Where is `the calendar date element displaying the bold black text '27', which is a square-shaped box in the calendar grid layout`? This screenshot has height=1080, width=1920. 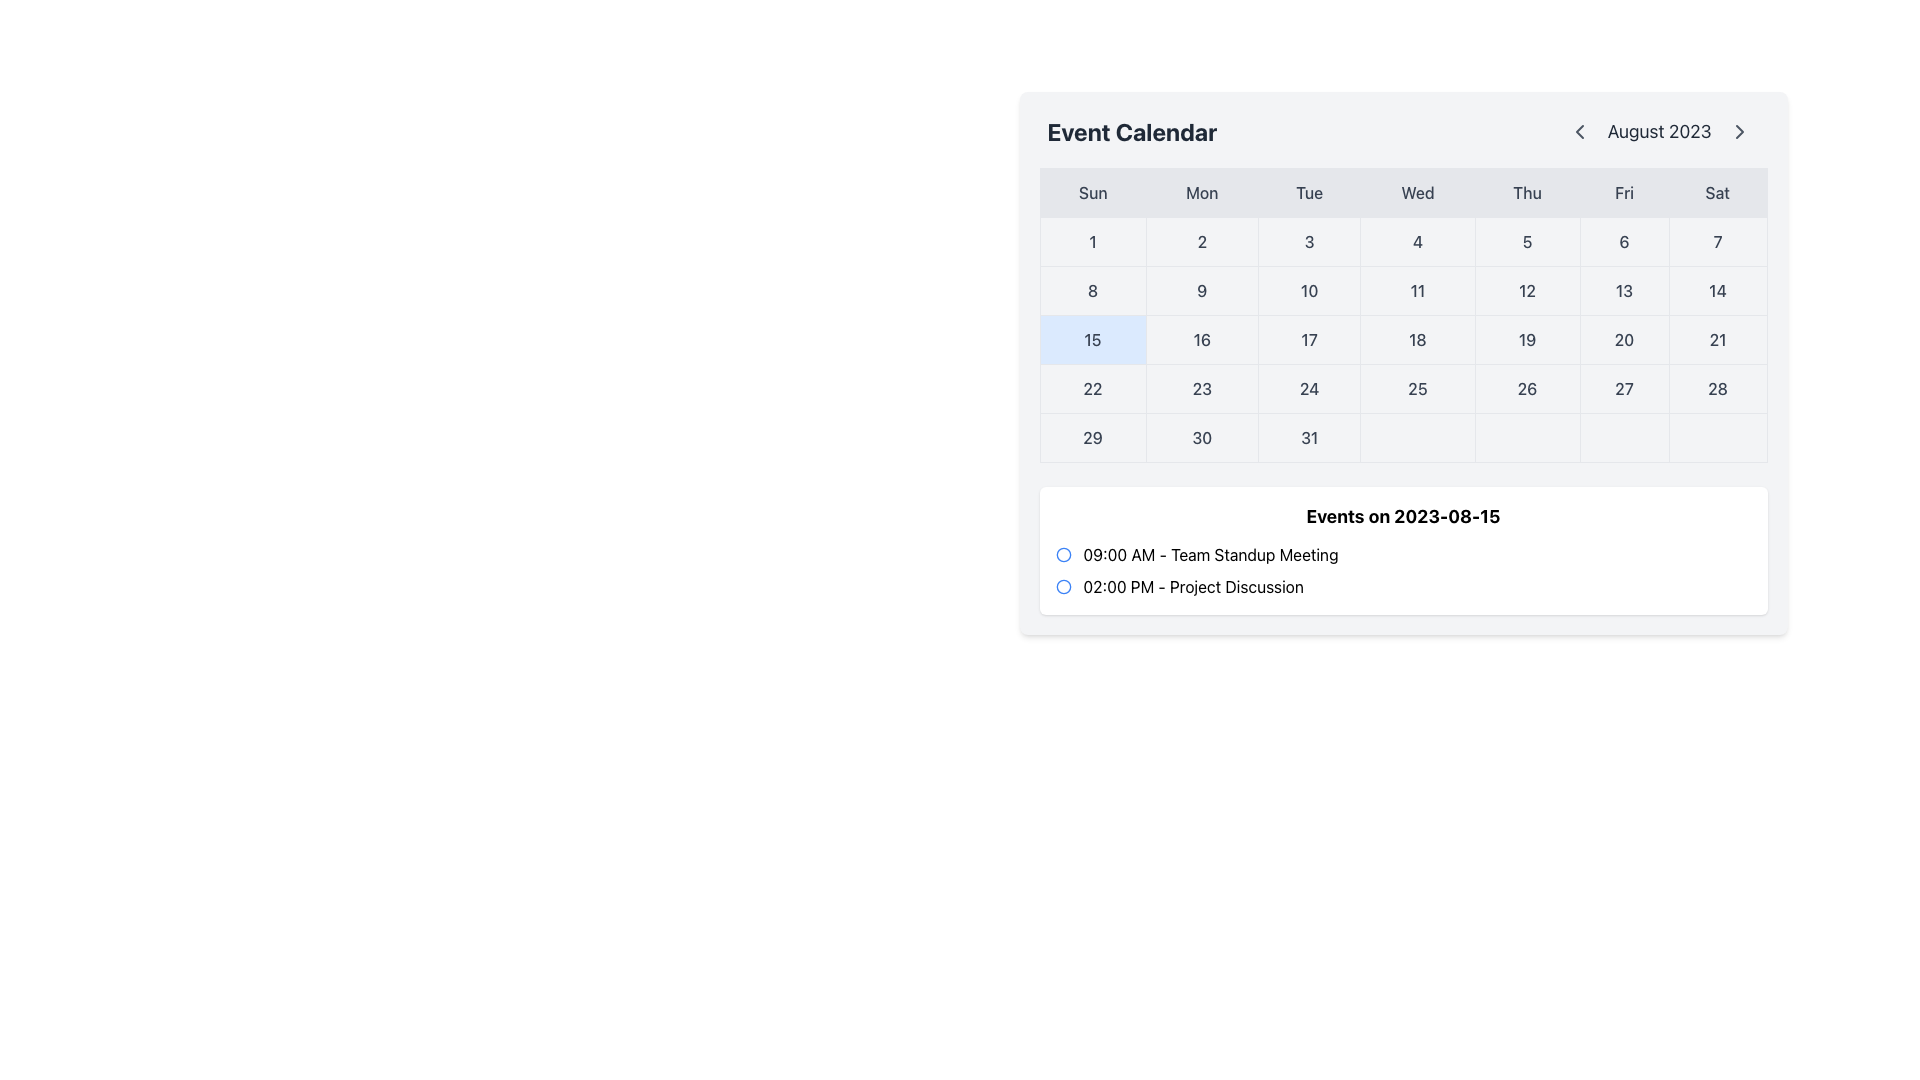
the calendar date element displaying the bold black text '27', which is a square-shaped box in the calendar grid layout is located at coordinates (1624, 389).